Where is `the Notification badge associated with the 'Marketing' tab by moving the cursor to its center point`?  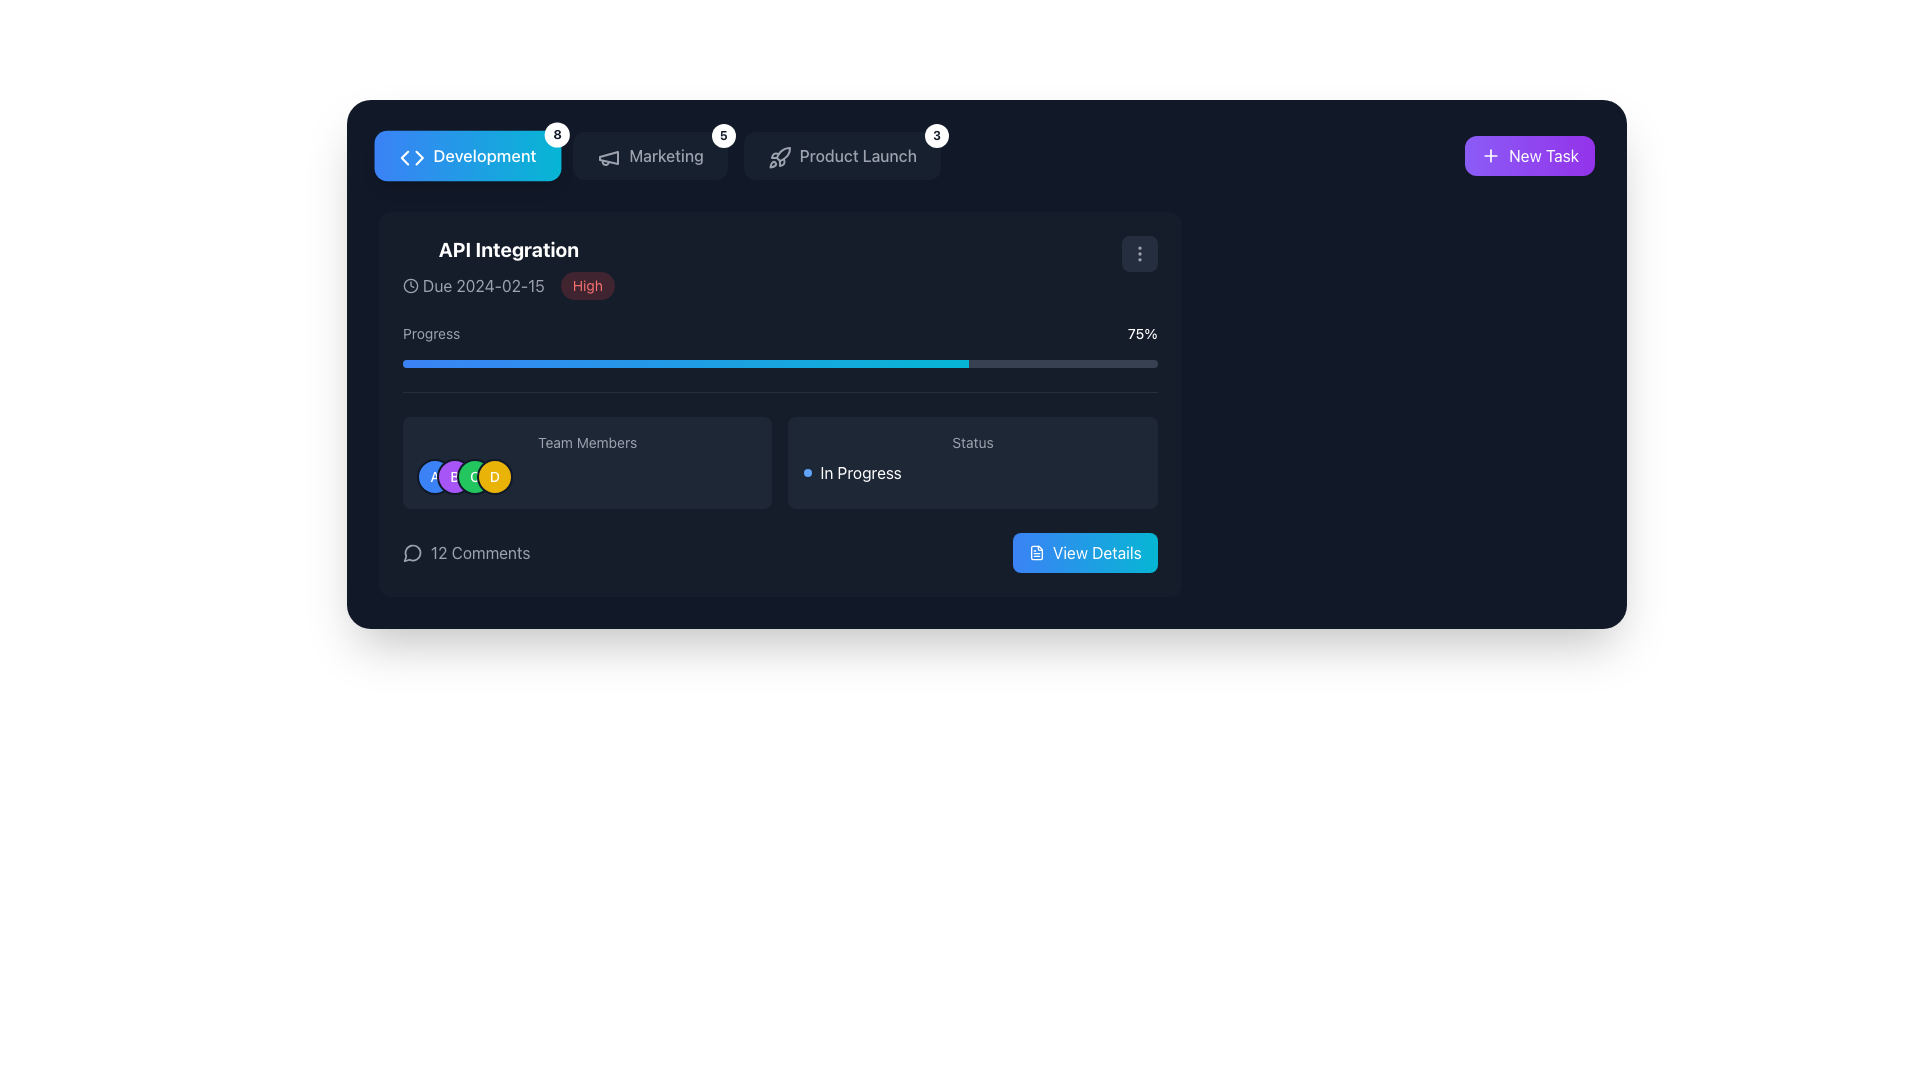 the Notification badge associated with the 'Marketing' tab by moving the cursor to its center point is located at coordinates (722, 135).